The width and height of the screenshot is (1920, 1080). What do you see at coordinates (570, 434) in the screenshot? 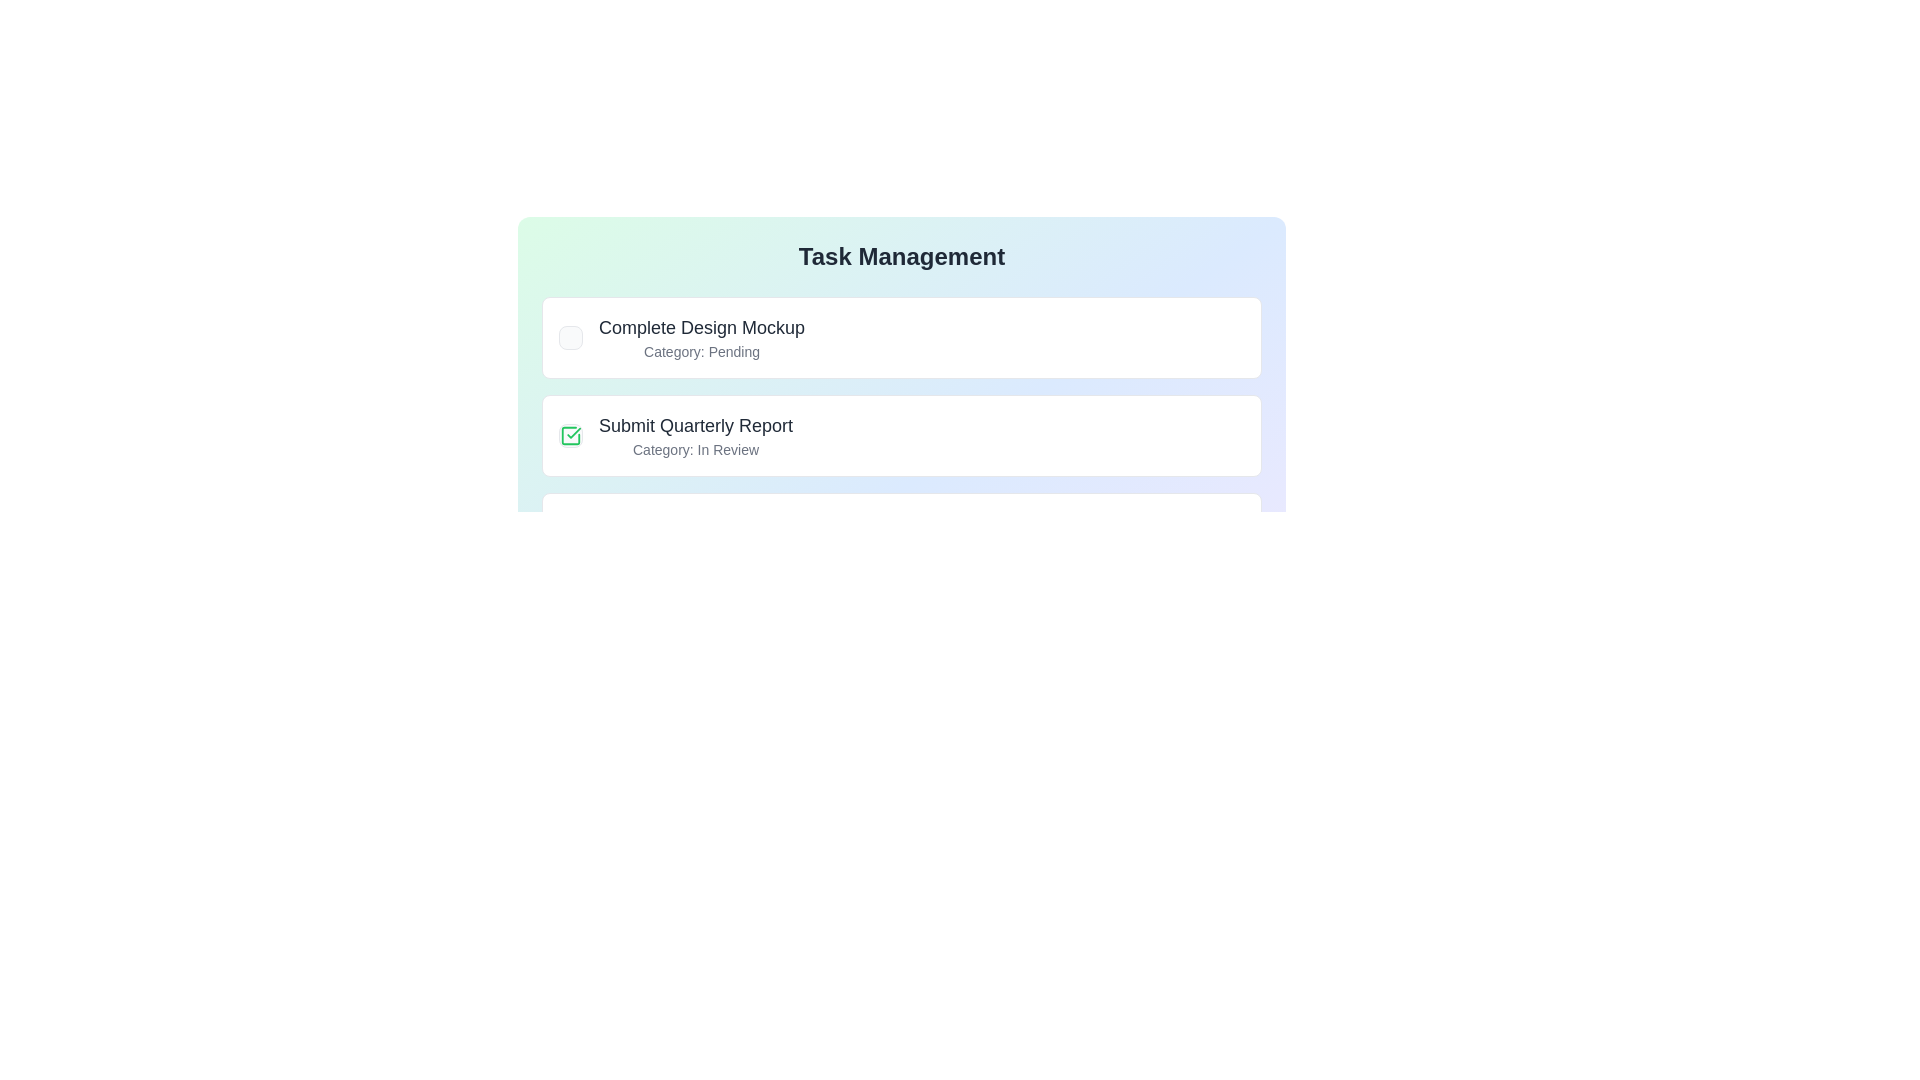
I see `the icon that displays the completion or selection status of the associated task, located to the left of the text 'Submit Quarterly Report' in the second item of the task list` at bounding box center [570, 434].